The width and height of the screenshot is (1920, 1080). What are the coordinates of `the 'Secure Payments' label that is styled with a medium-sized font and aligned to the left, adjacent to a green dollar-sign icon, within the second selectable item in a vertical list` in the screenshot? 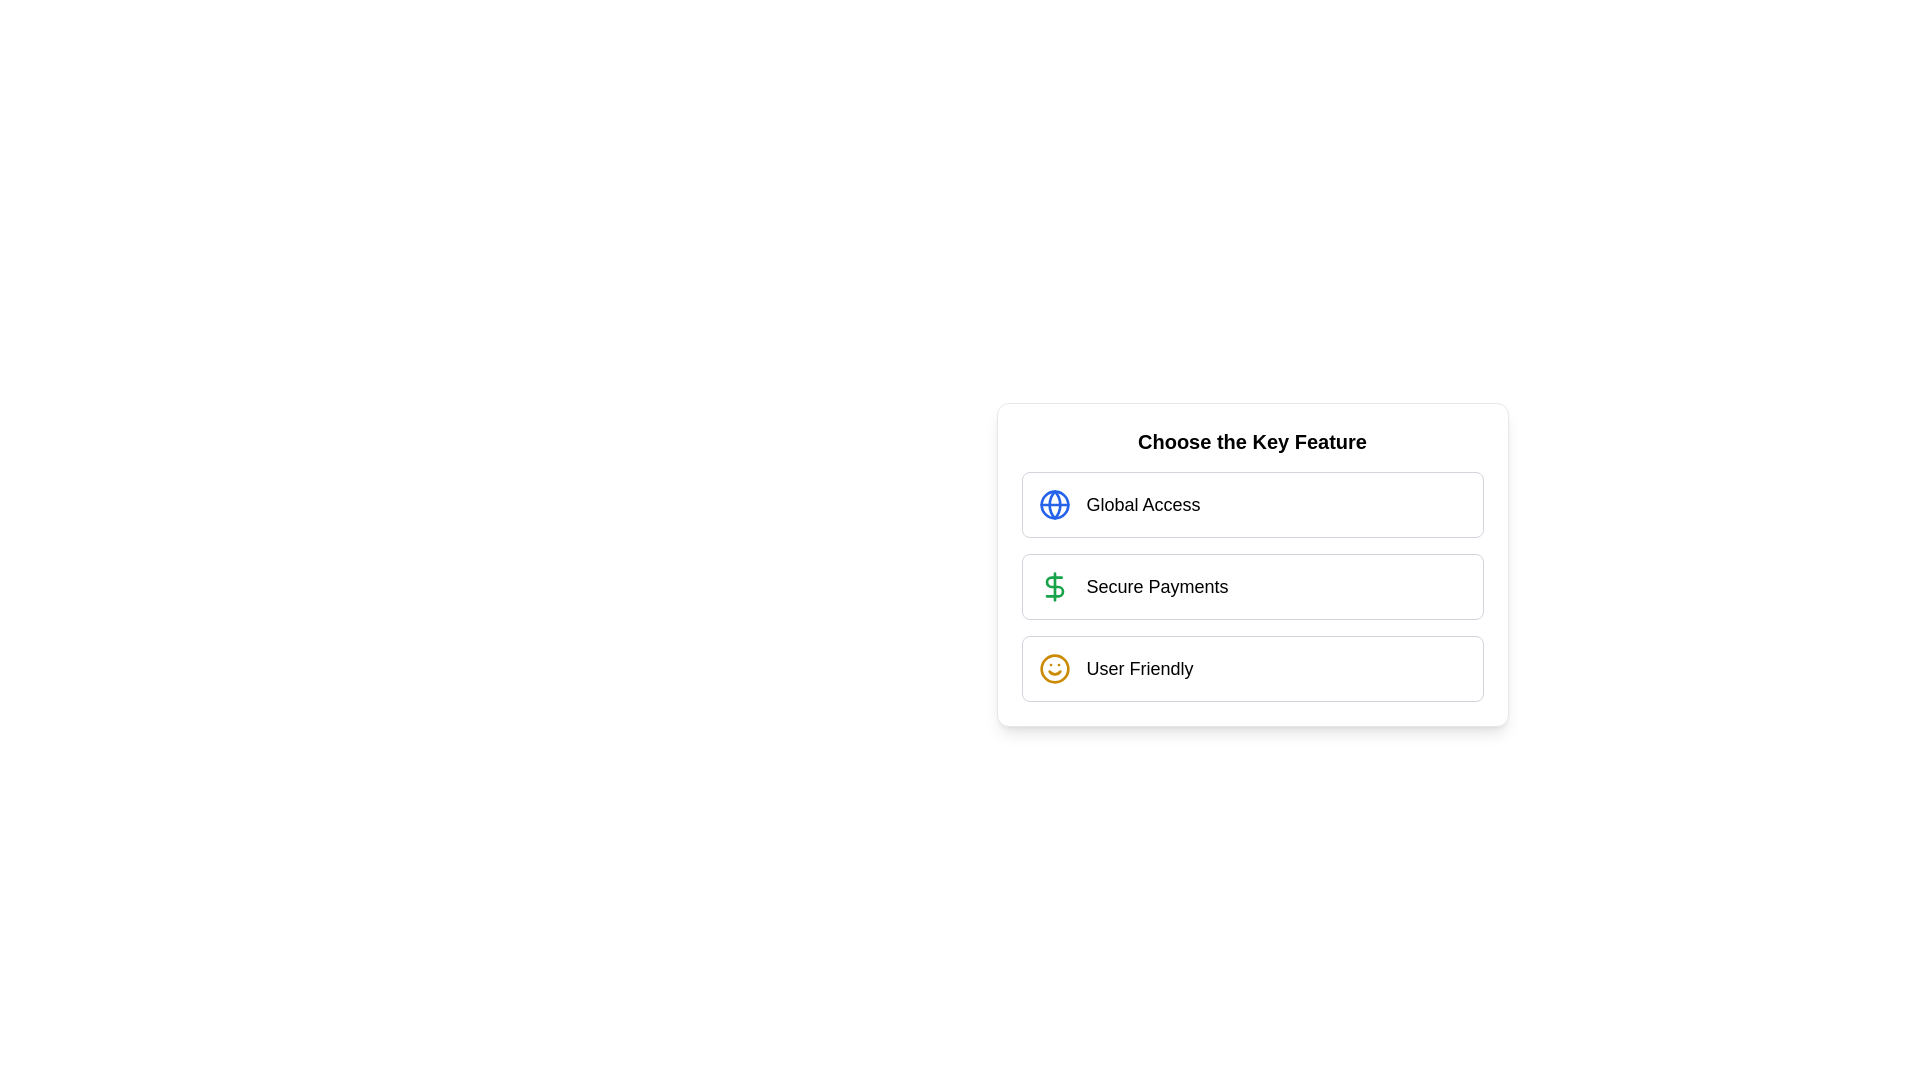 It's located at (1157, 585).